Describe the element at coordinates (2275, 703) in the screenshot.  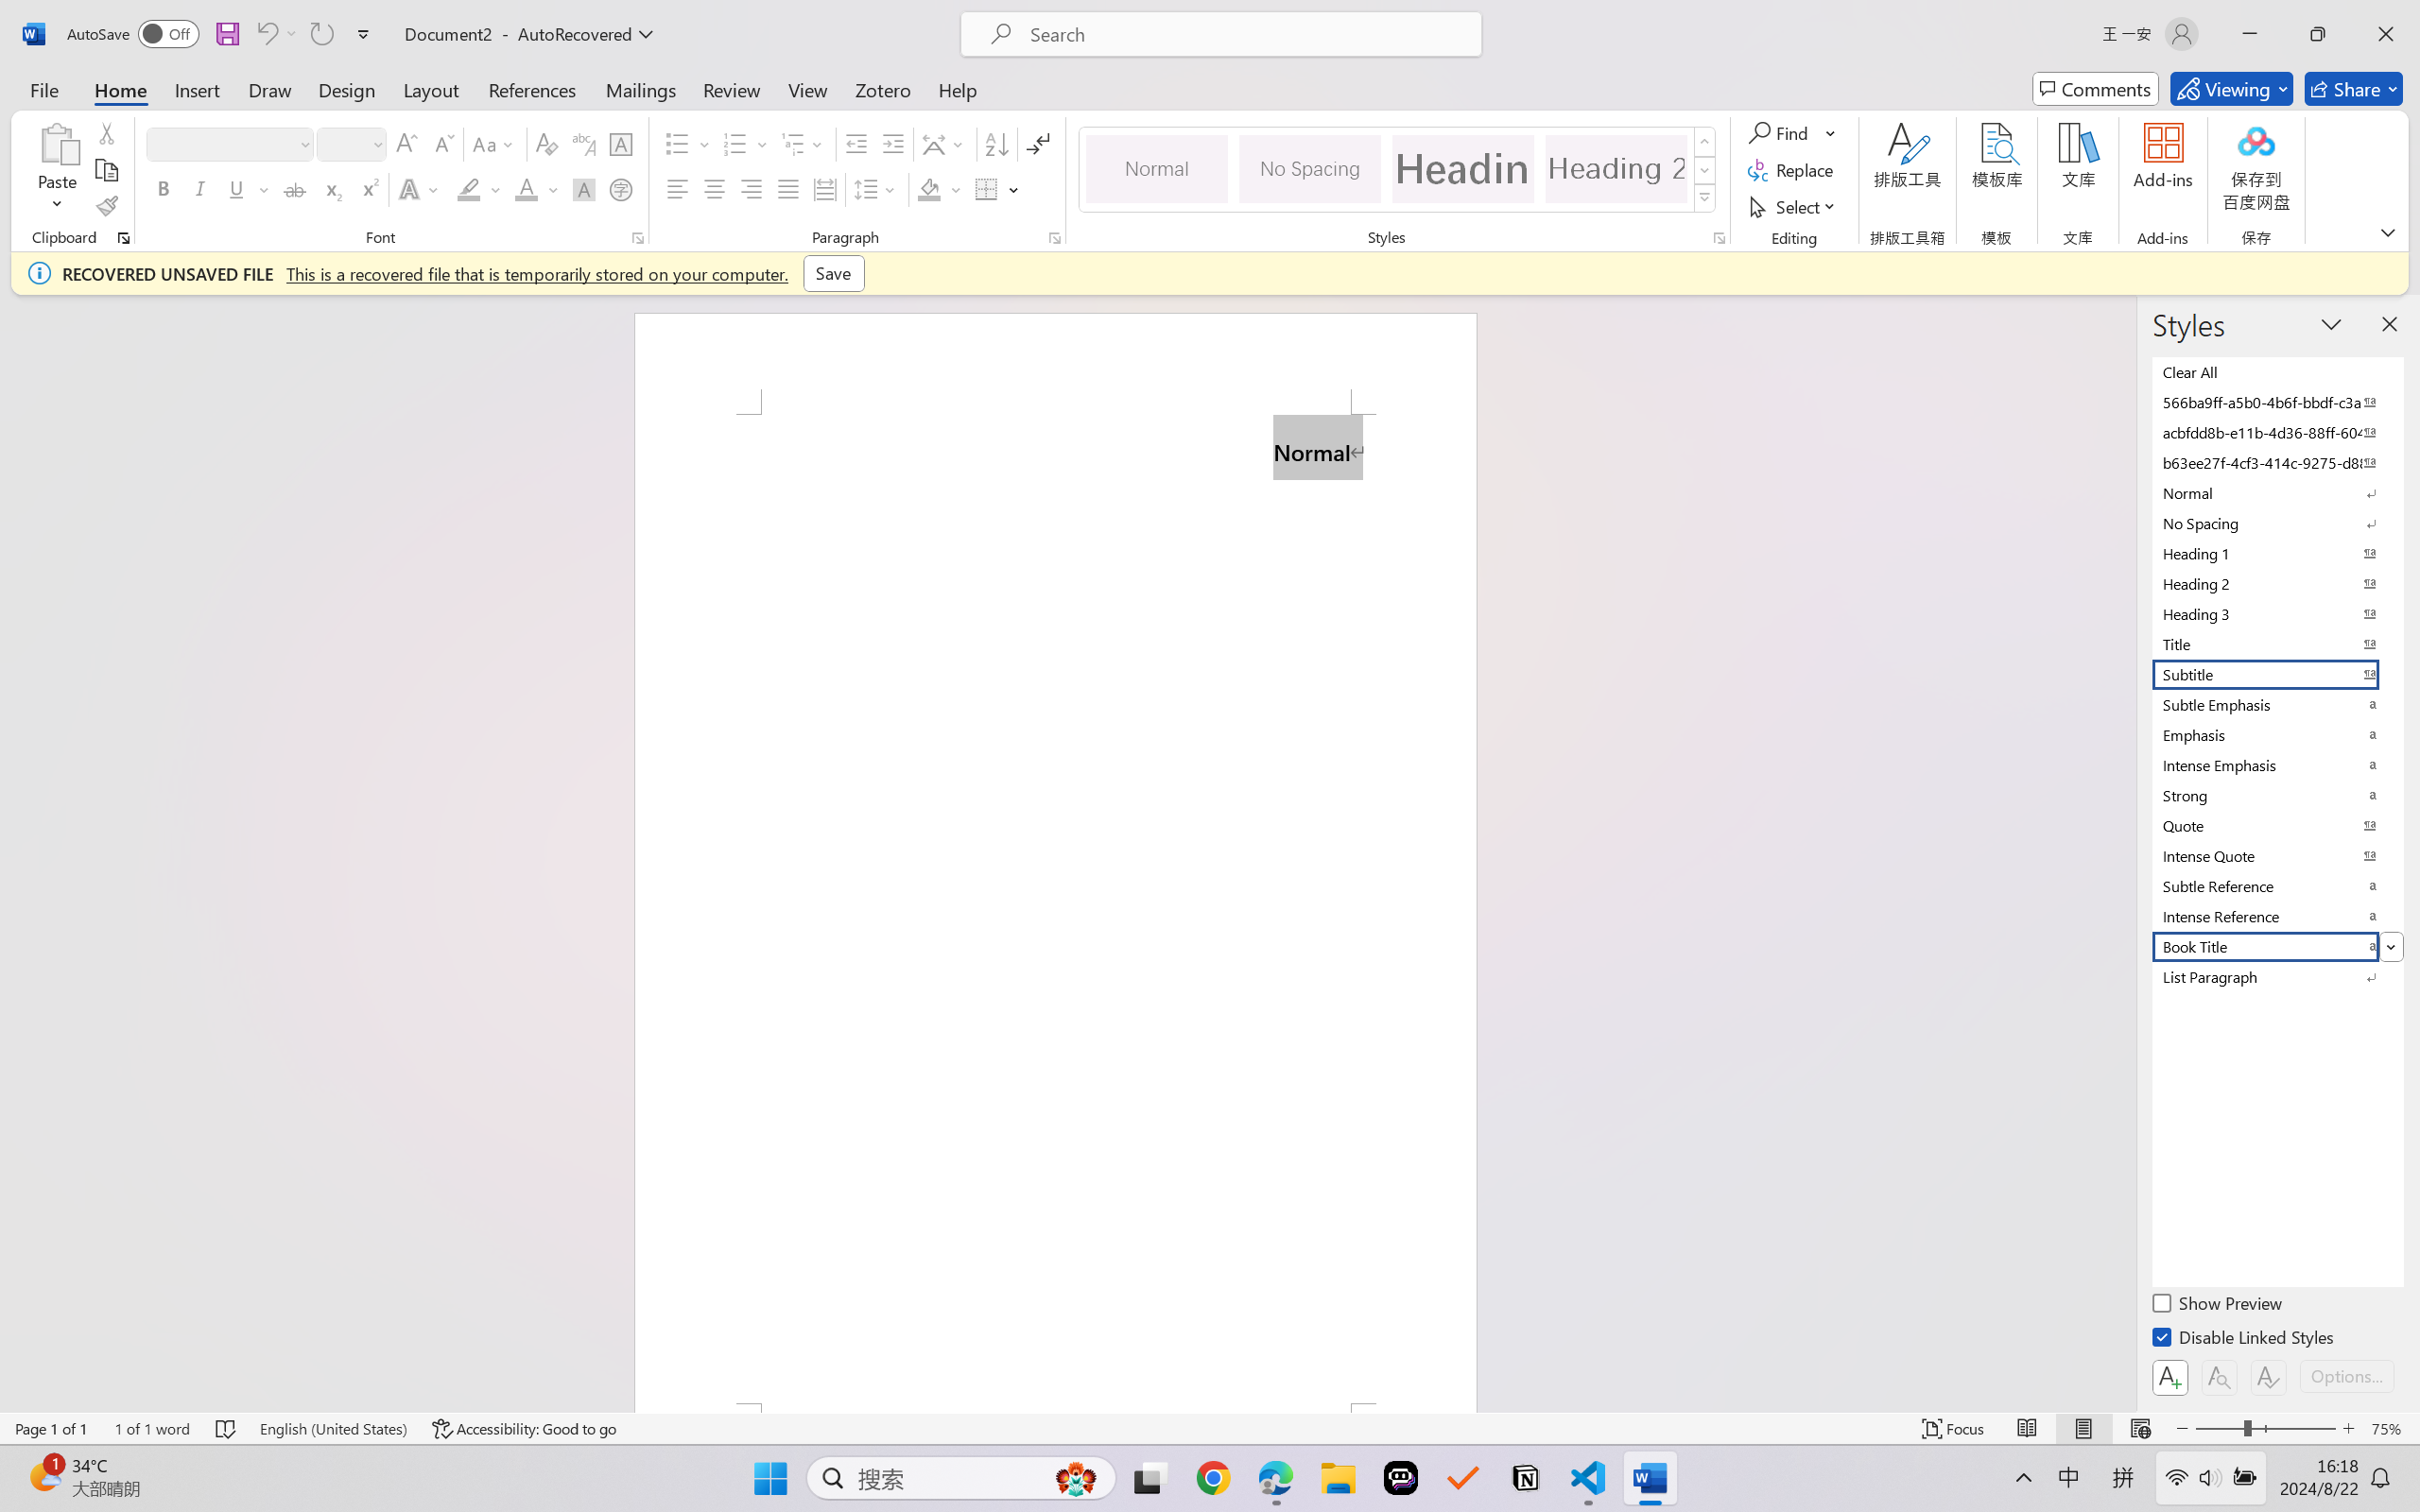
I see `'Subtle Emphasis'` at that location.